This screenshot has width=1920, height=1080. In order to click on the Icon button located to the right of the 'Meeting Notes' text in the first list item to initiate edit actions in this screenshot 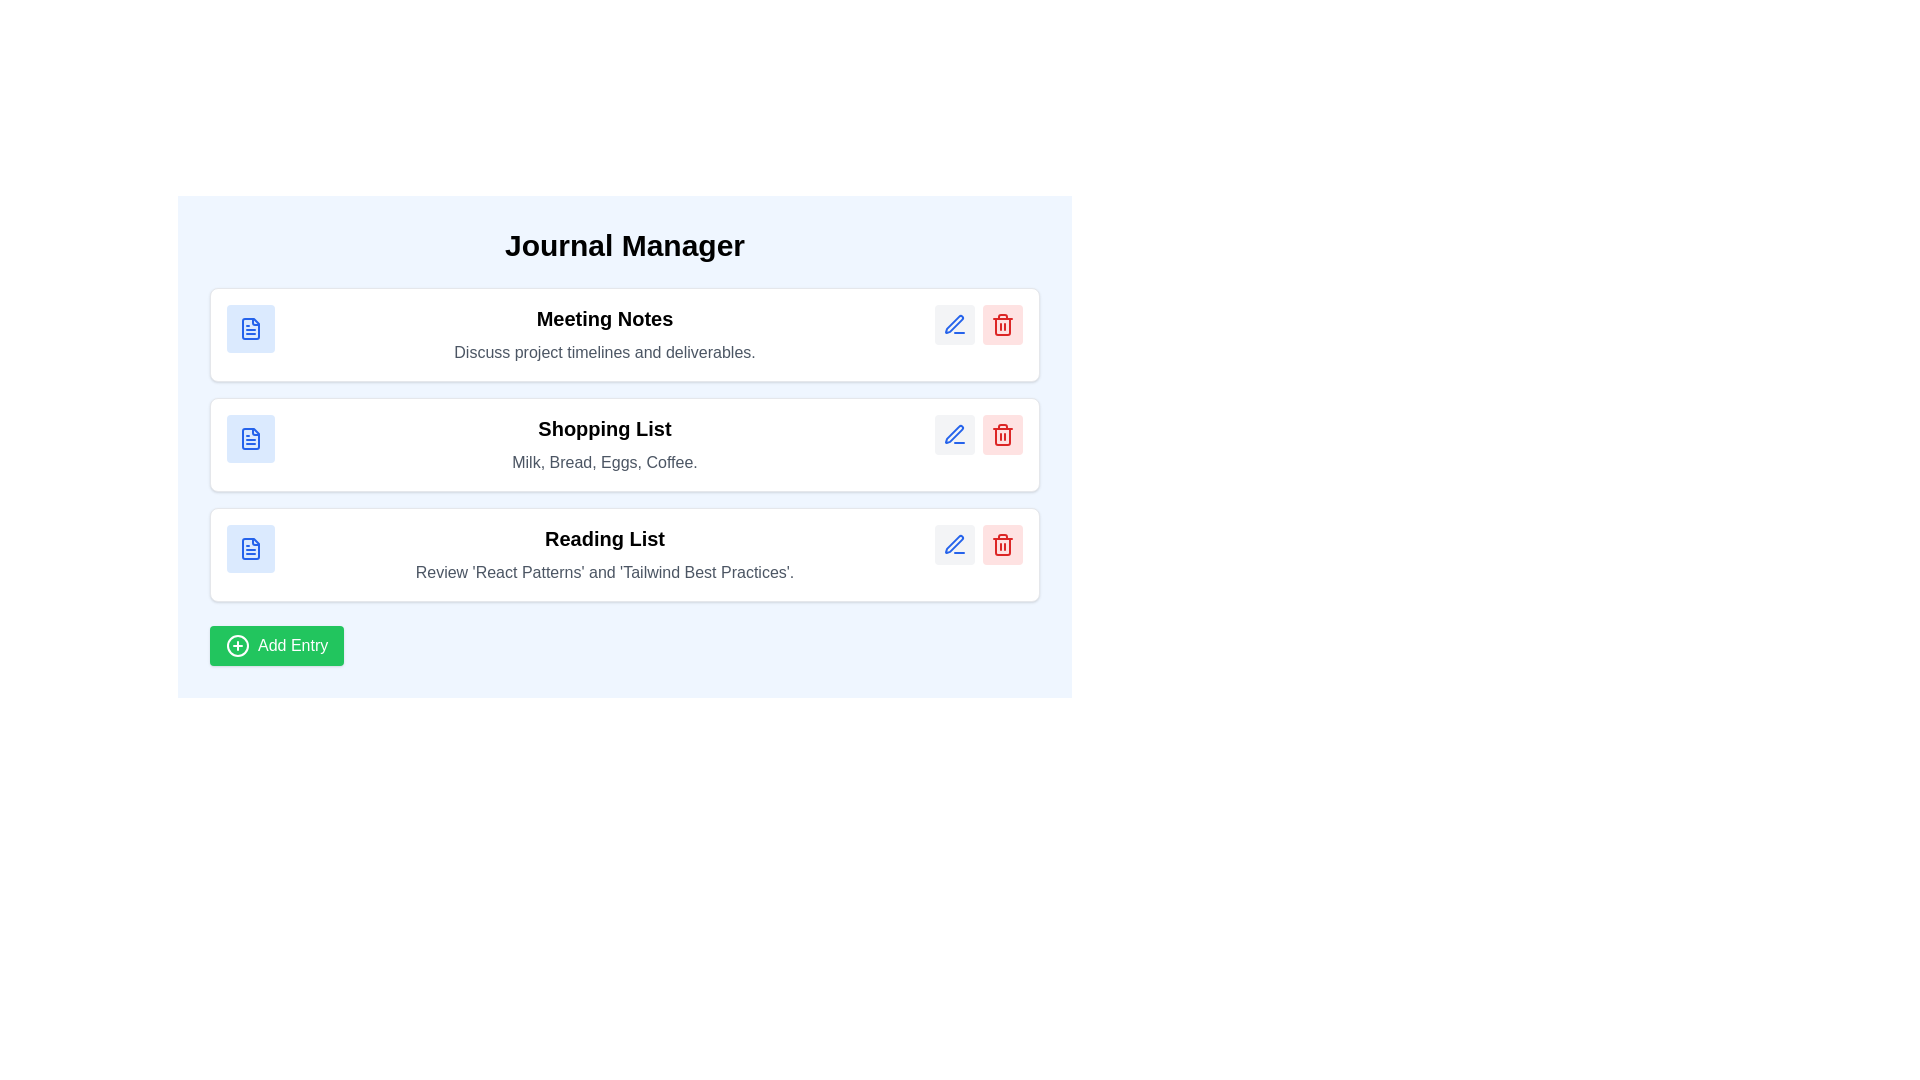, I will do `click(954, 323)`.